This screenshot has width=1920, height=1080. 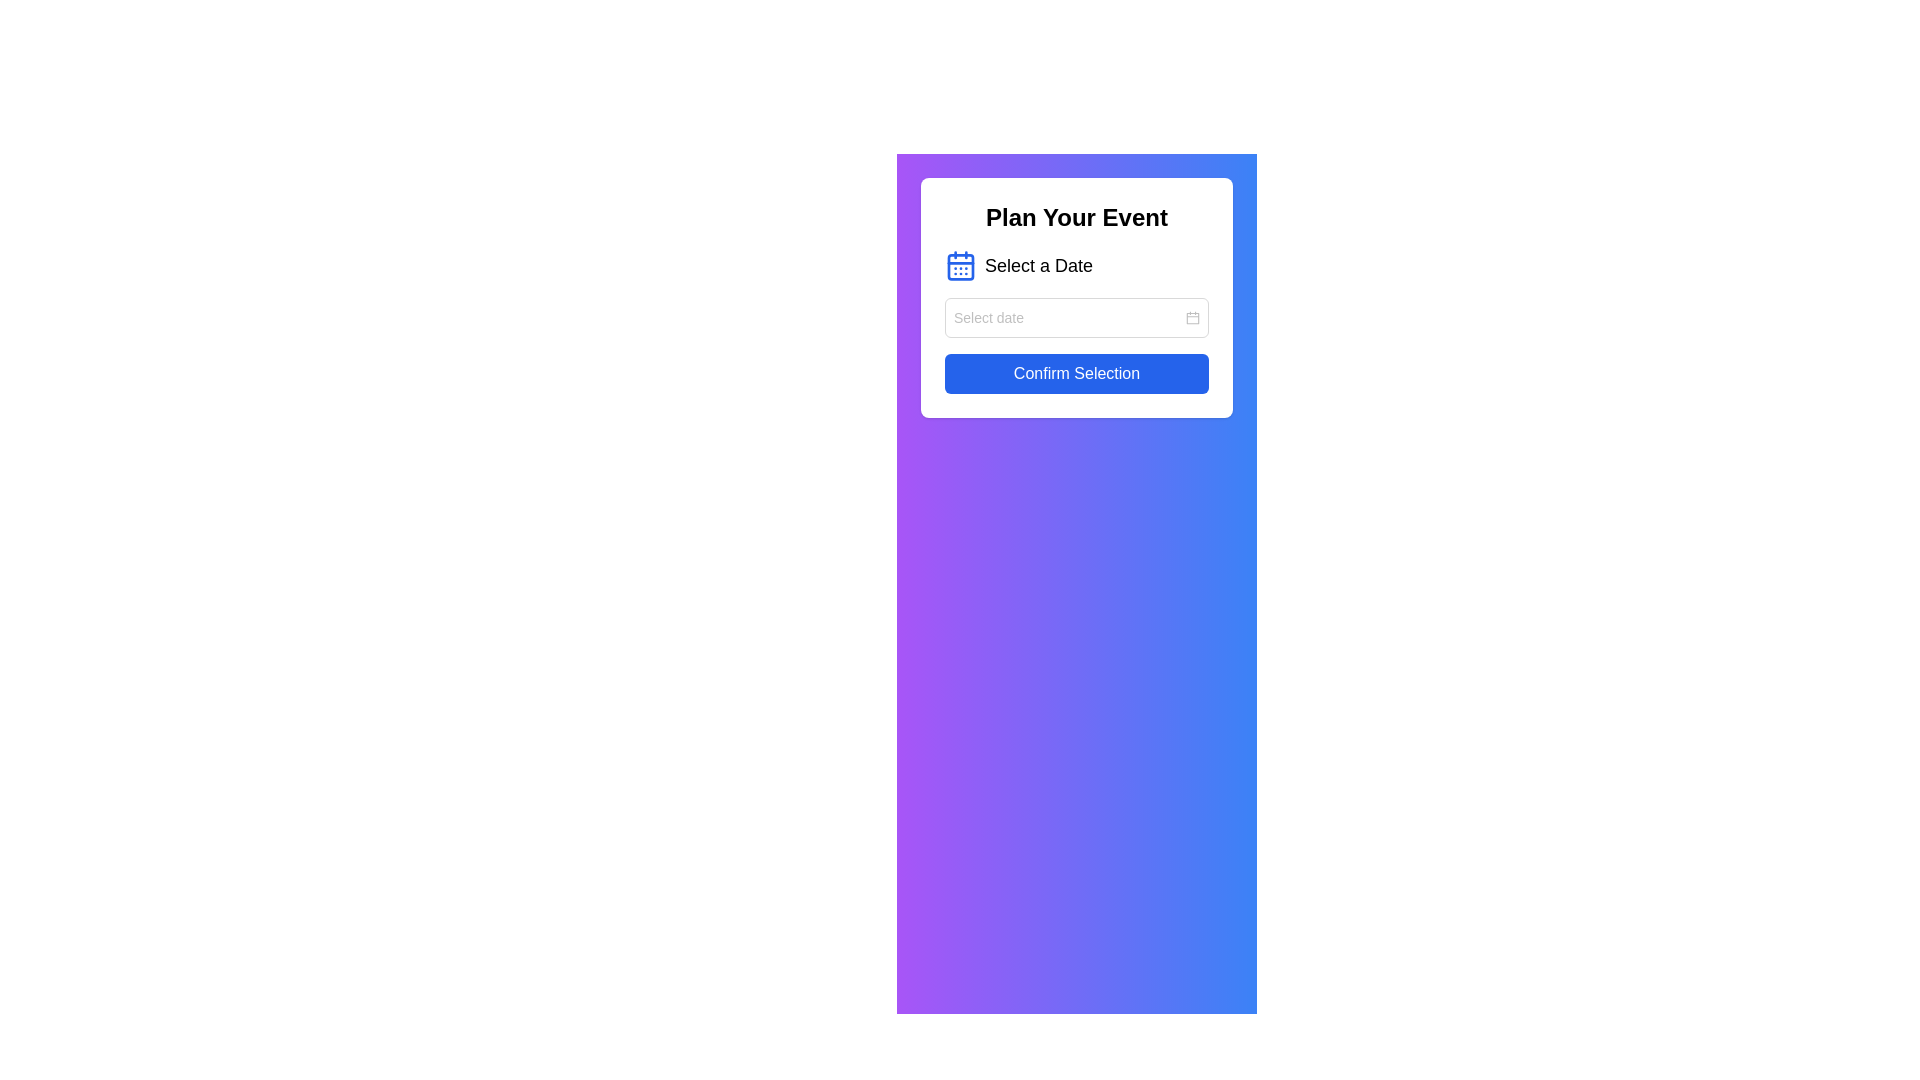 I want to click on the label that indicates the date selection section, positioned below the title 'Plan Your Event' and above the date input field, so click(x=1075, y=265).